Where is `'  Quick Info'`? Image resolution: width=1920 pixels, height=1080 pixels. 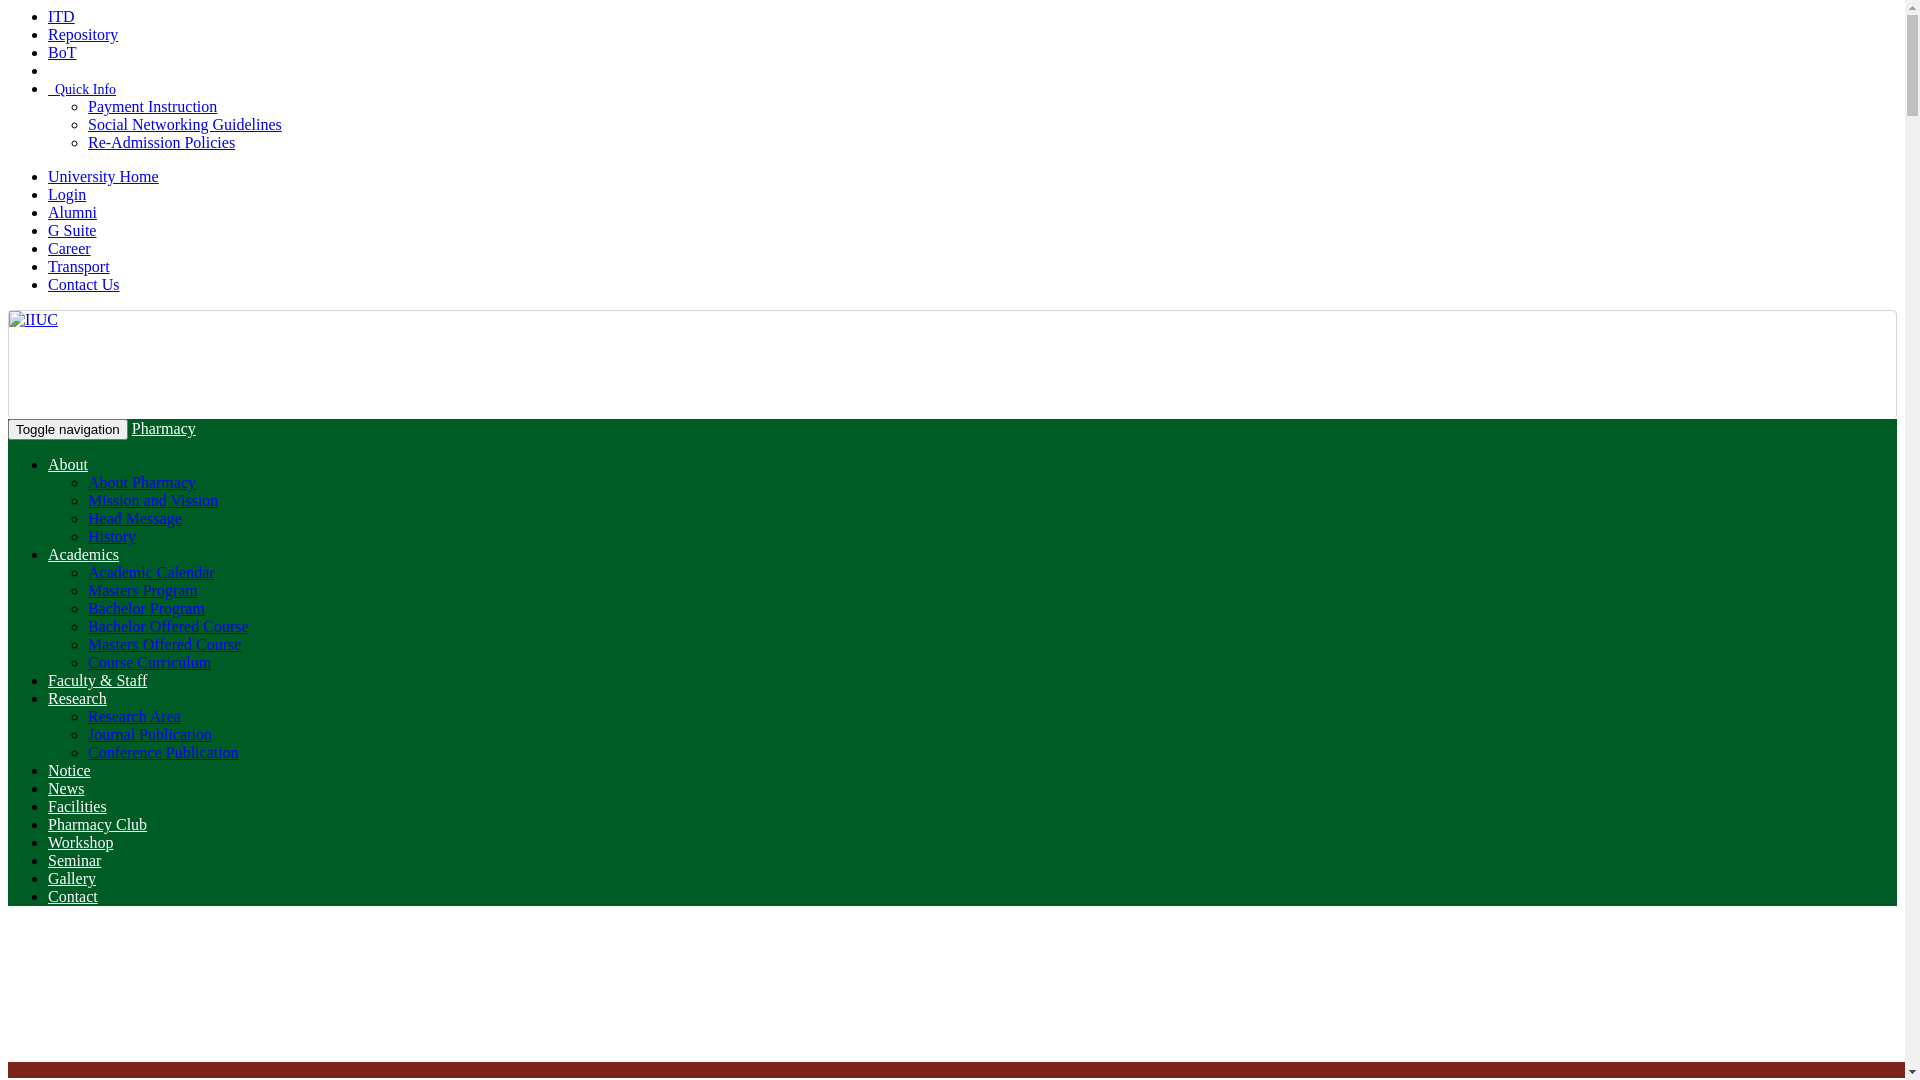
'  Quick Info' is located at coordinates (48, 88).